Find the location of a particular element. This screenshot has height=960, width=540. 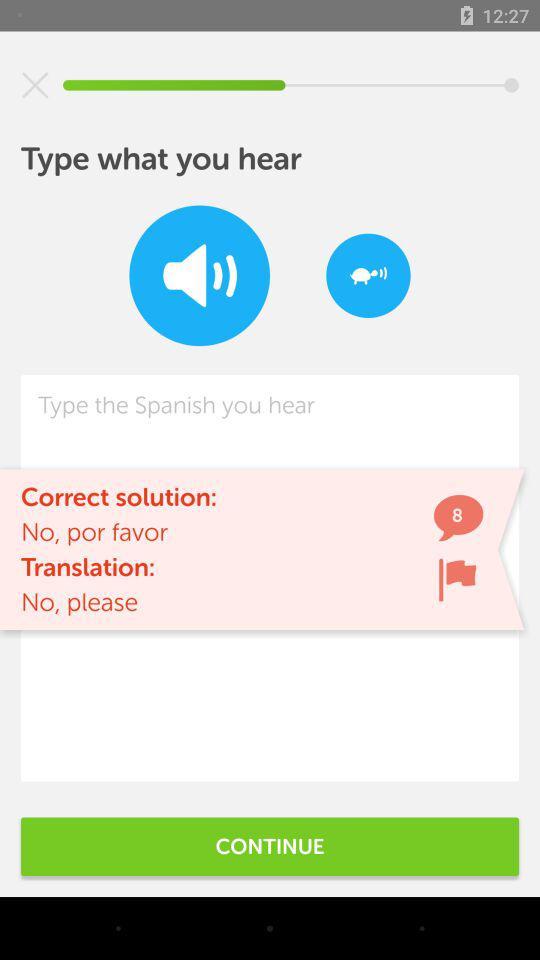

continue item is located at coordinates (270, 845).